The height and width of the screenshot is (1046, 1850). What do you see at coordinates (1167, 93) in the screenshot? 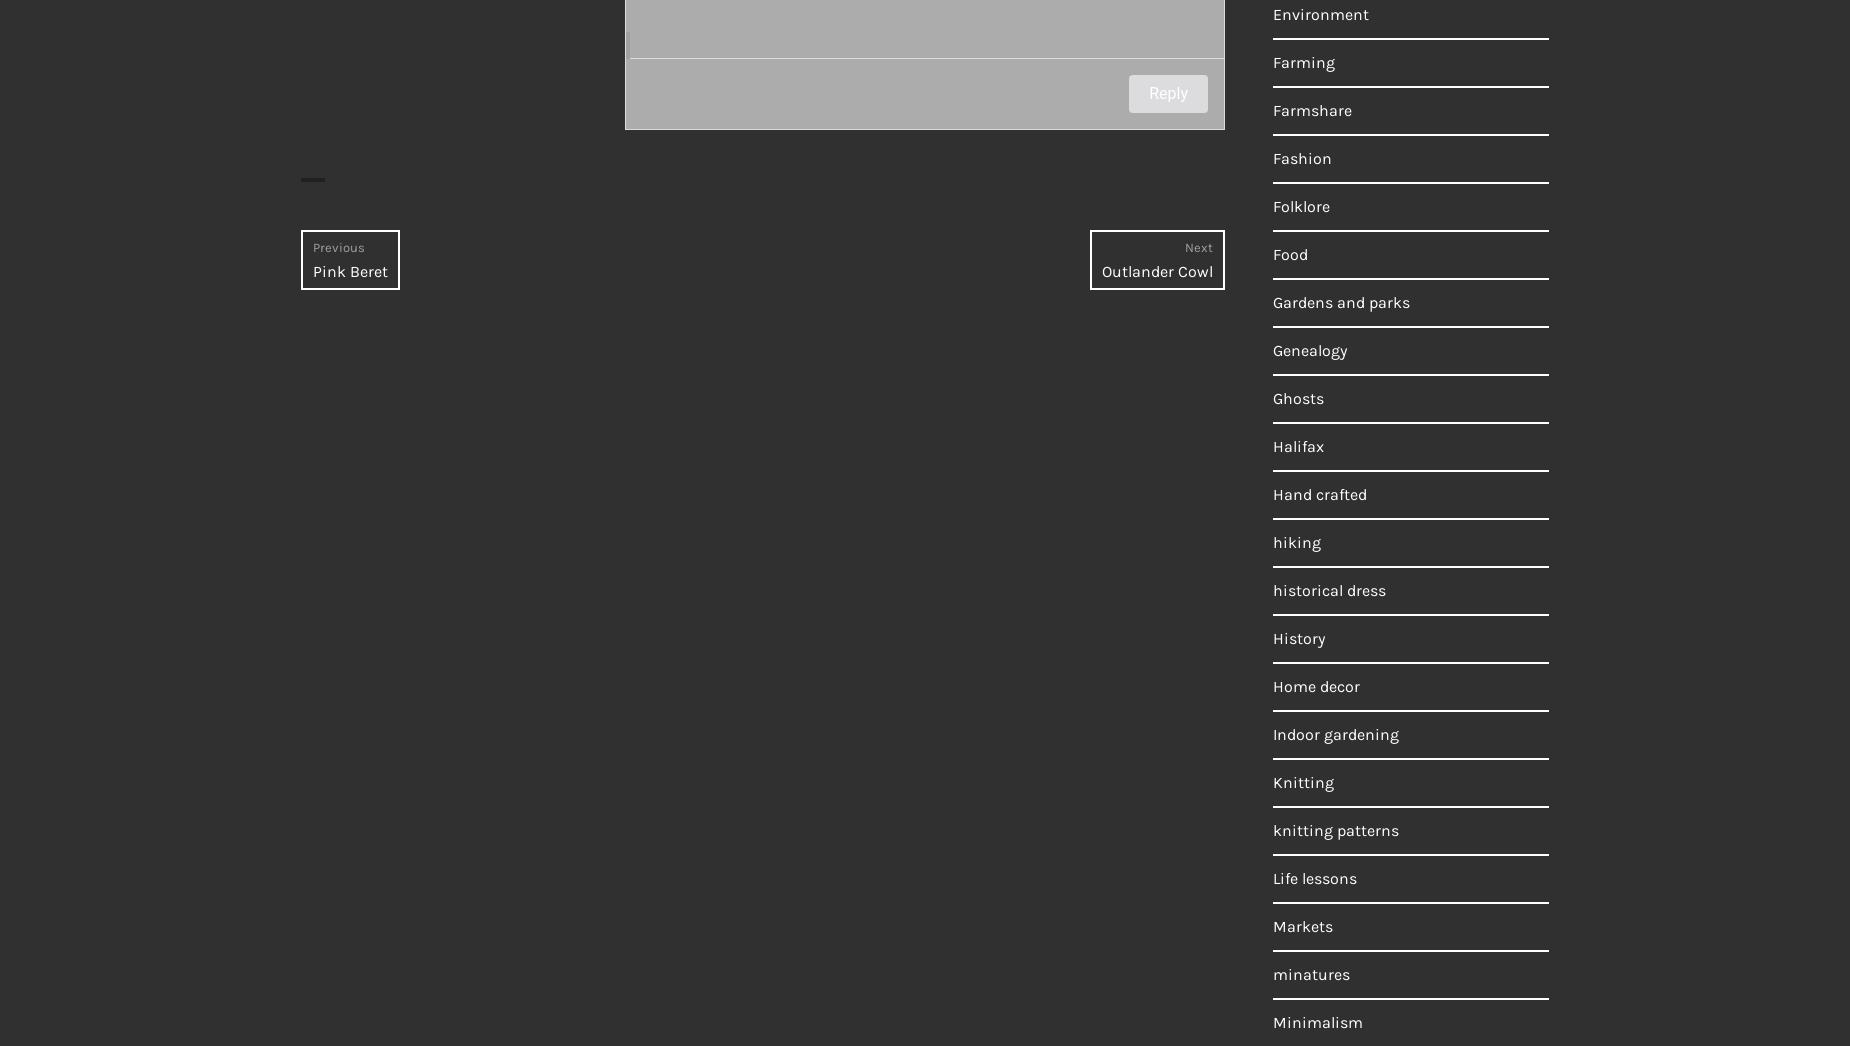
I see `'Reply'` at bounding box center [1167, 93].